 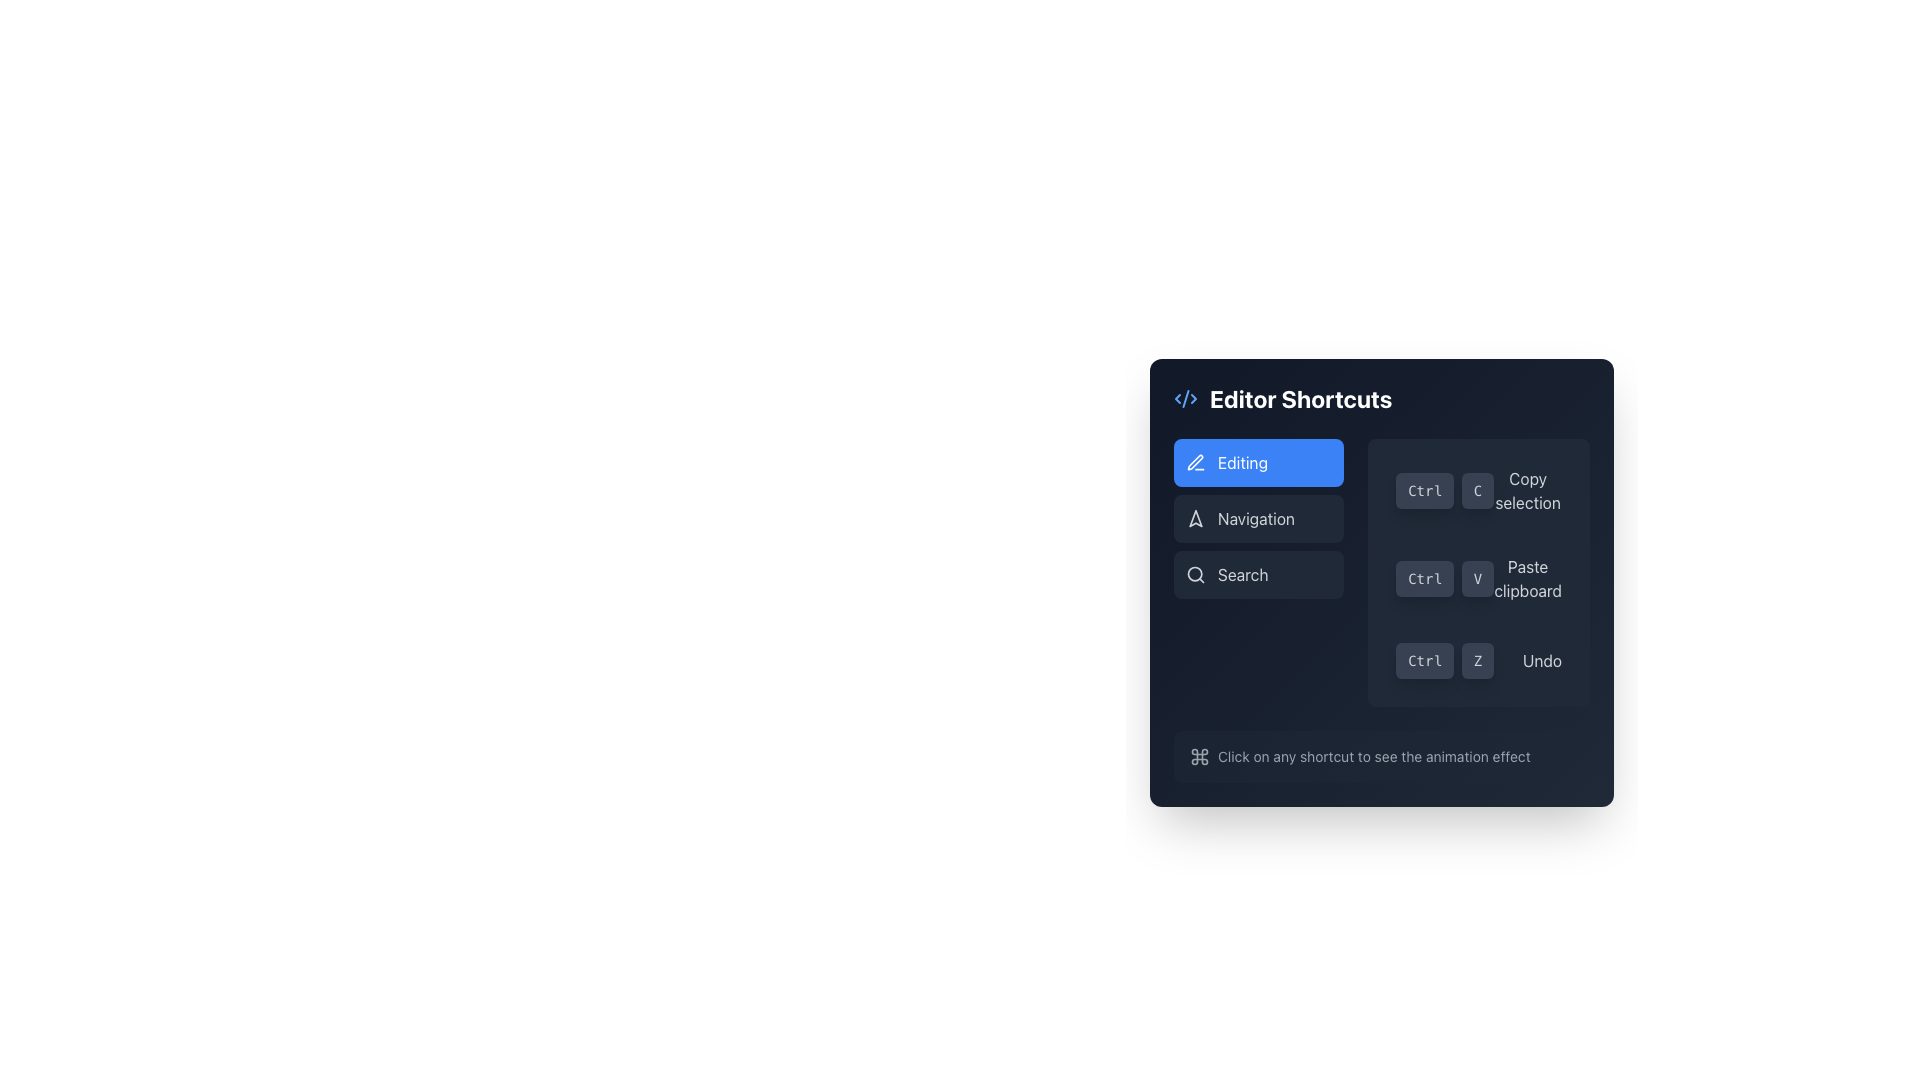 What do you see at coordinates (1527, 490) in the screenshot?
I see `the 'Copy selection' text label element, which is displayed in light gray font against a dark background, located in the 'Editor Shortcuts' menu section next to the 'Ctrl + C' shortcut` at bounding box center [1527, 490].